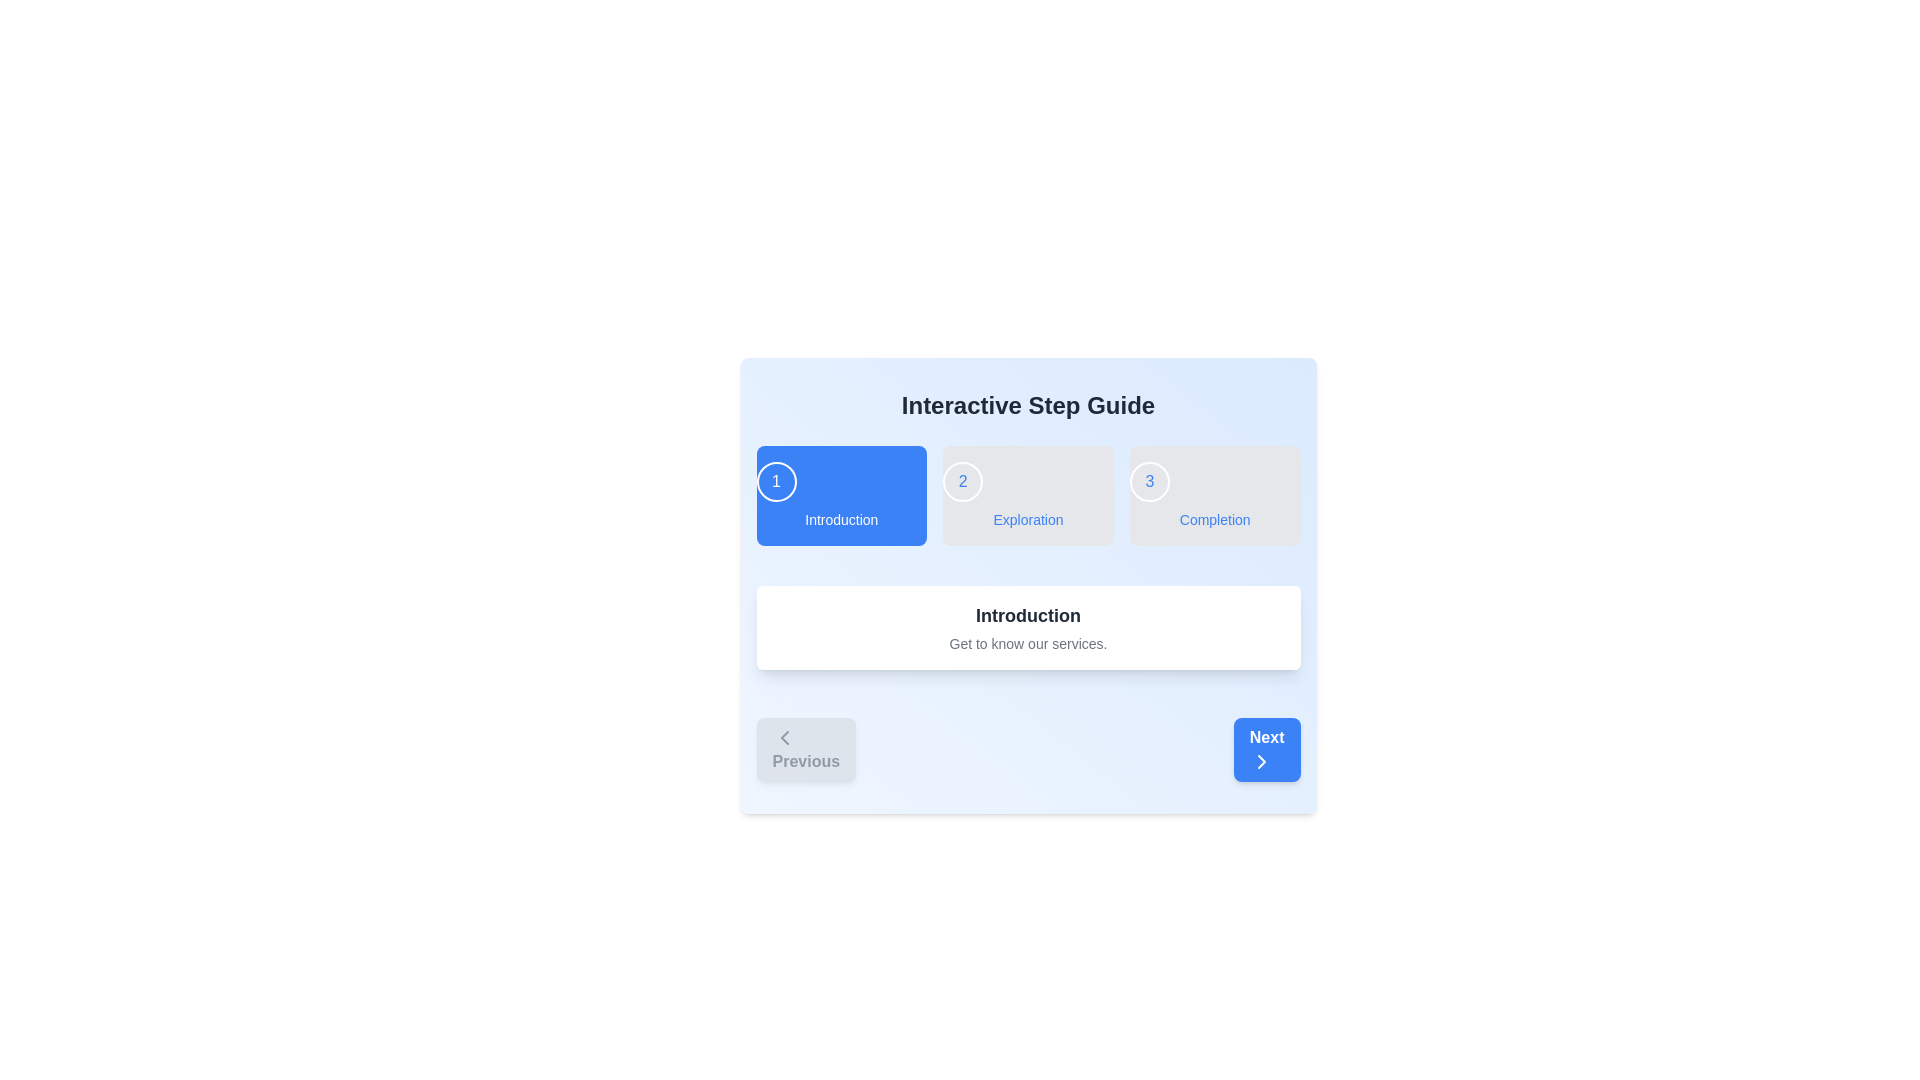 Image resolution: width=1920 pixels, height=1080 pixels. I want to click on the text label that reads 'Introduction', which is positioned within a blue rectangular button in the 'Interactive Step Guide' interface, so click(841, 519).